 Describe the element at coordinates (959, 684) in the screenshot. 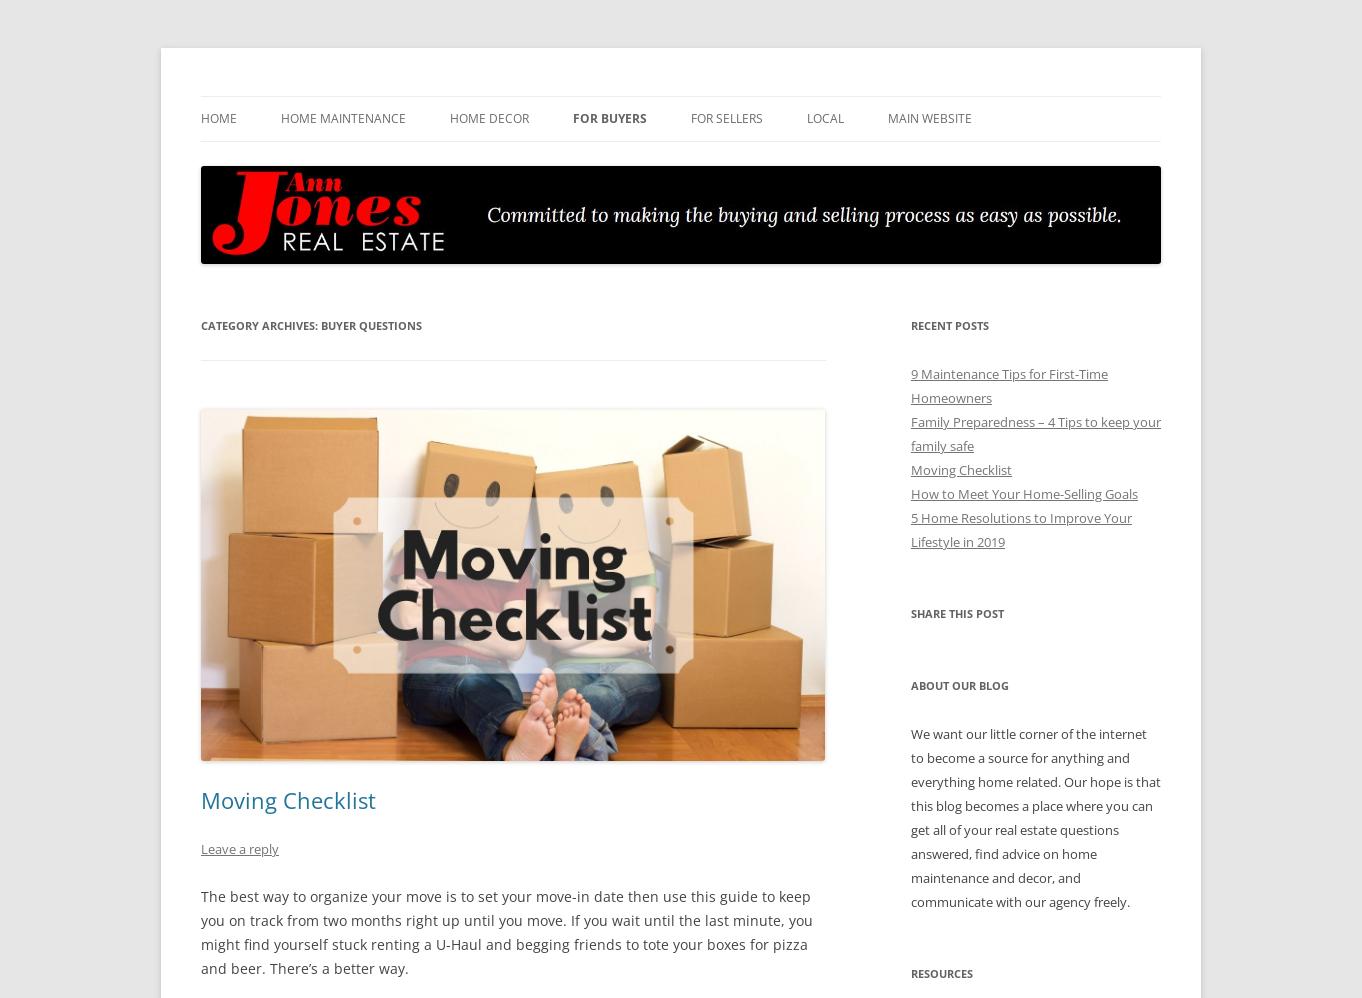

I see `'About Our Blog'` at that location.